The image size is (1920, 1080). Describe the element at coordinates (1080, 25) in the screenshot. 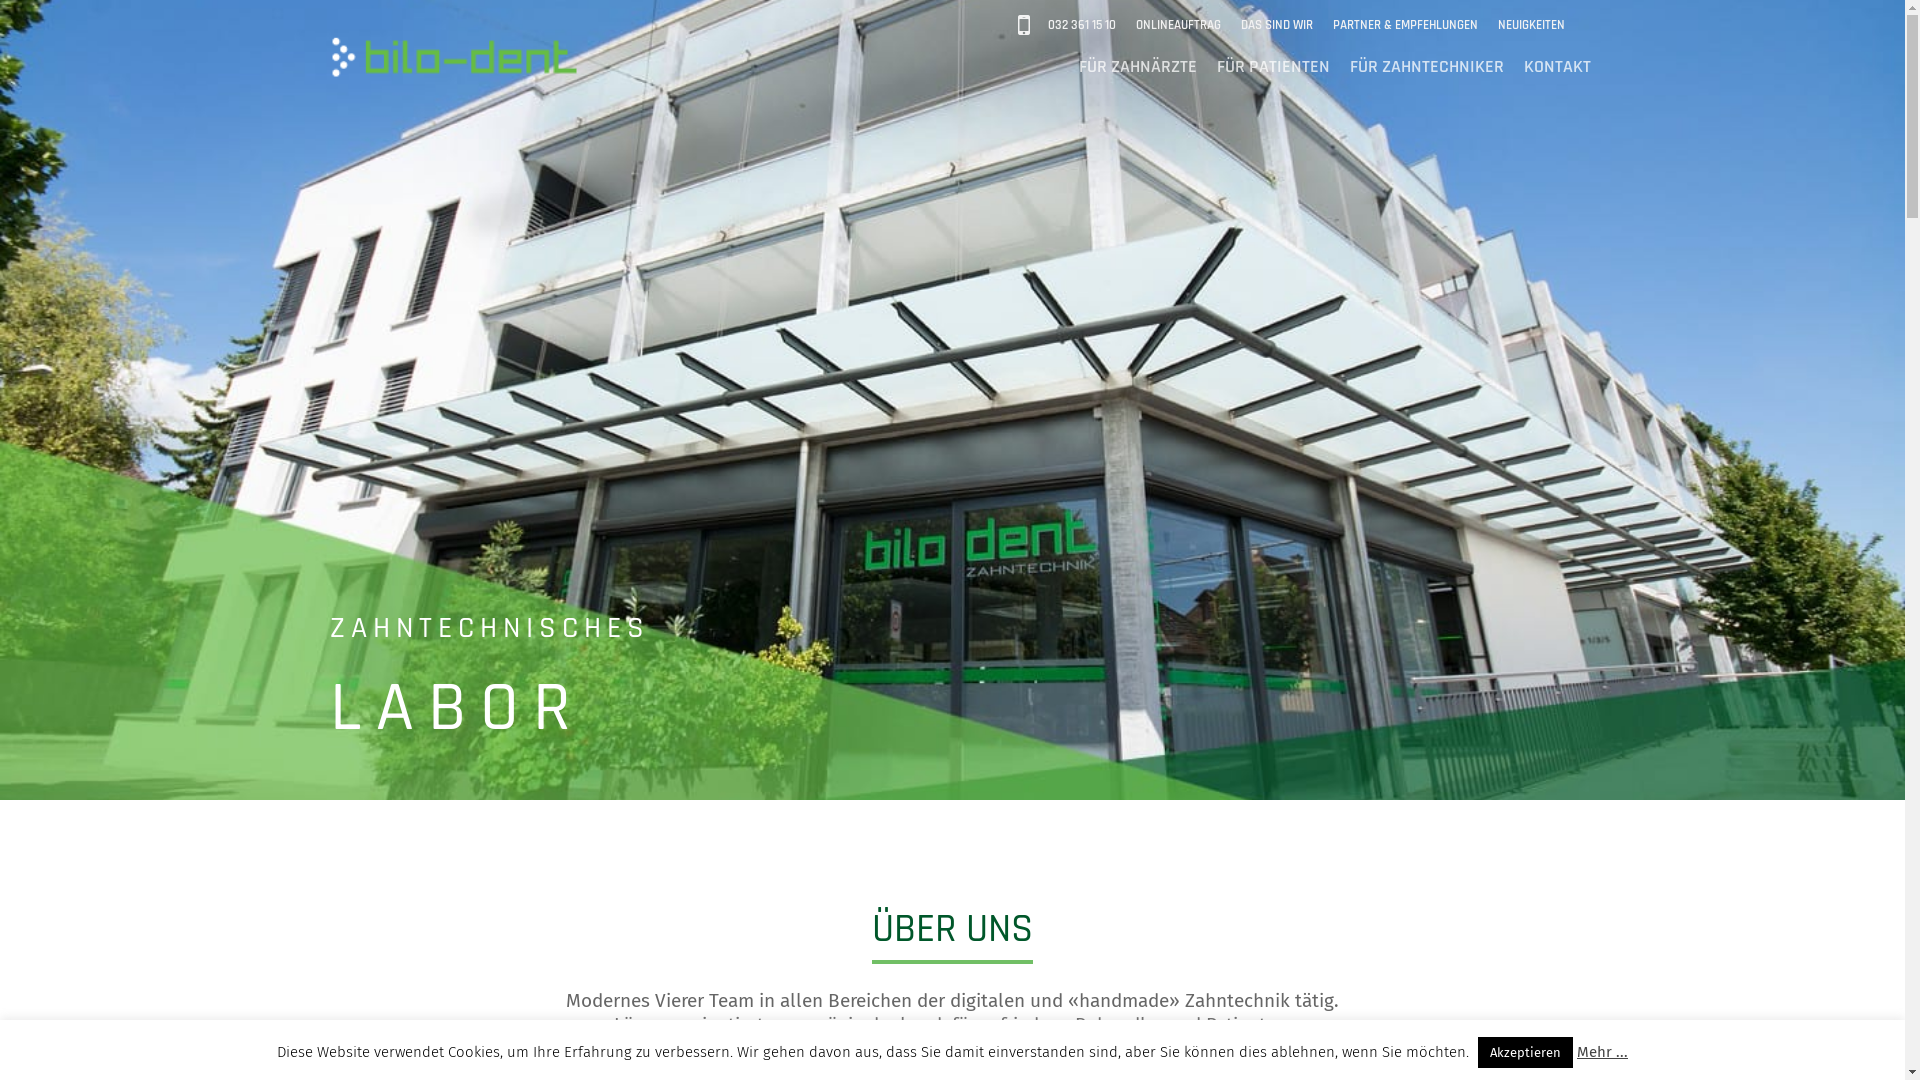

I see `'032 361 15 10'` at that location.